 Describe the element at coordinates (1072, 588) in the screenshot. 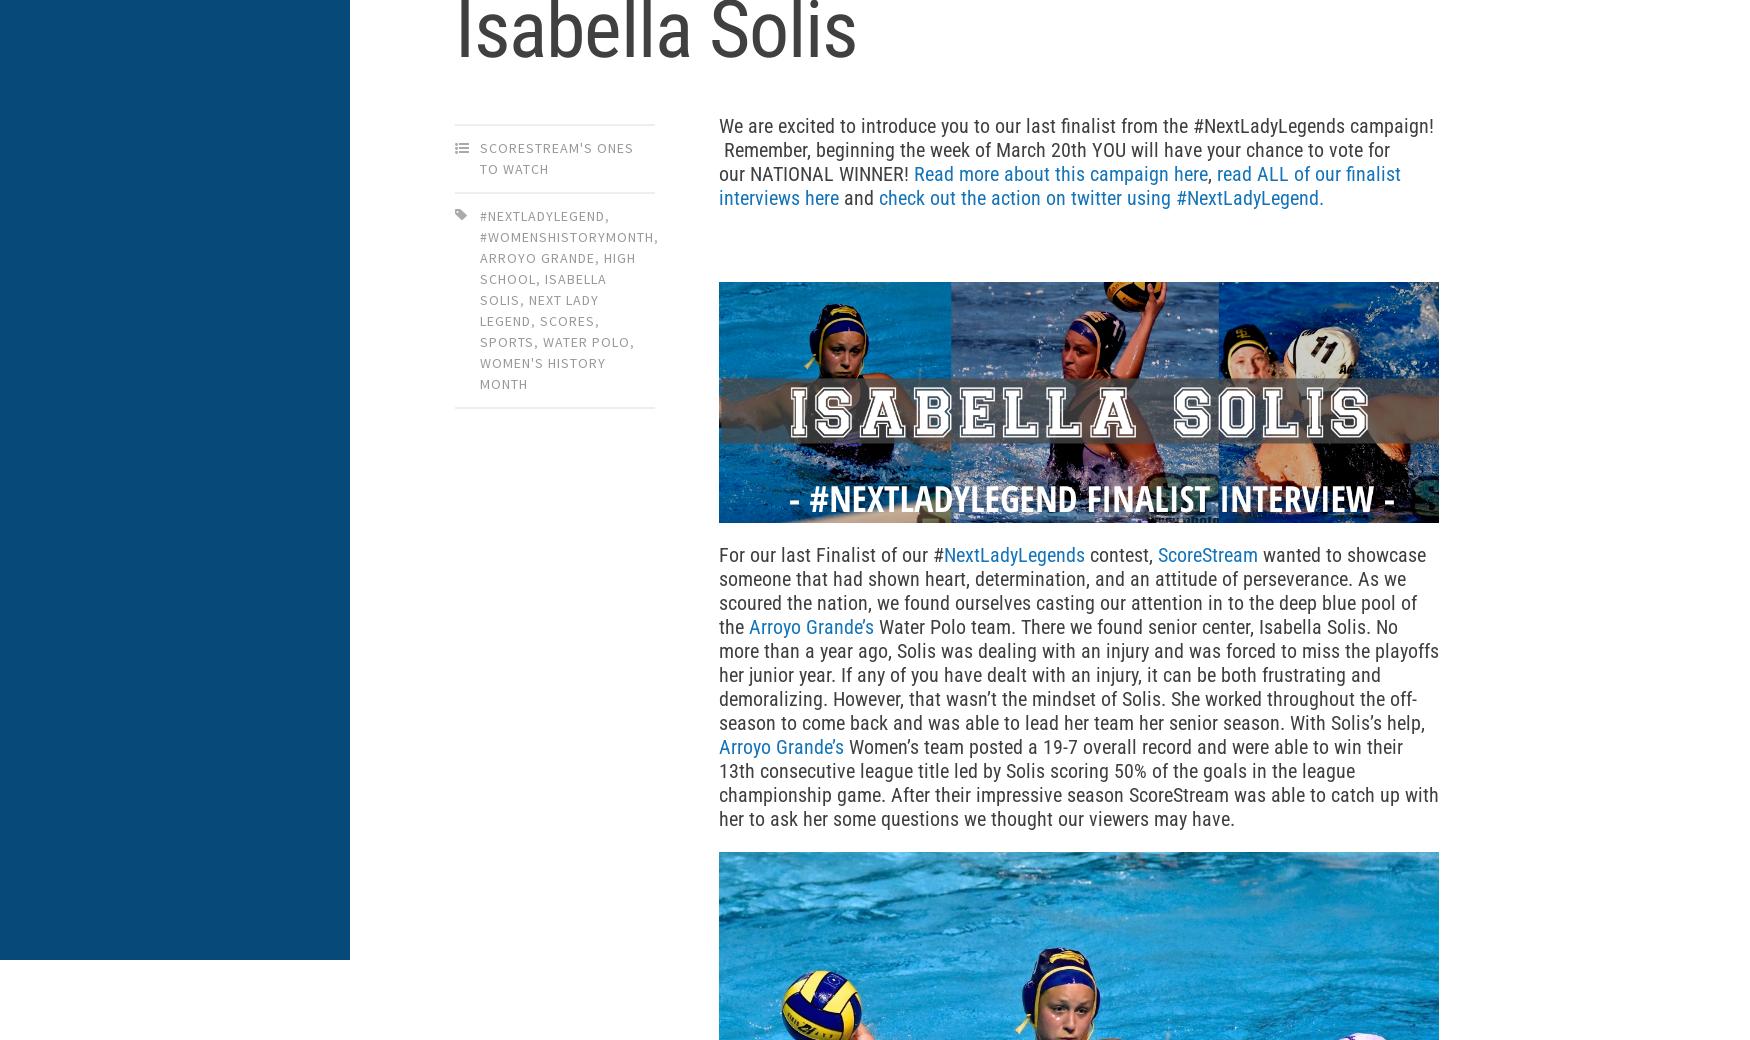

I see `'wanted to showcase someone that had shown heart, determination, and an attitude of perseverance. As we scoured the nation, we found ourselves casting our attention in to the deep blue pool of the'` at that location.